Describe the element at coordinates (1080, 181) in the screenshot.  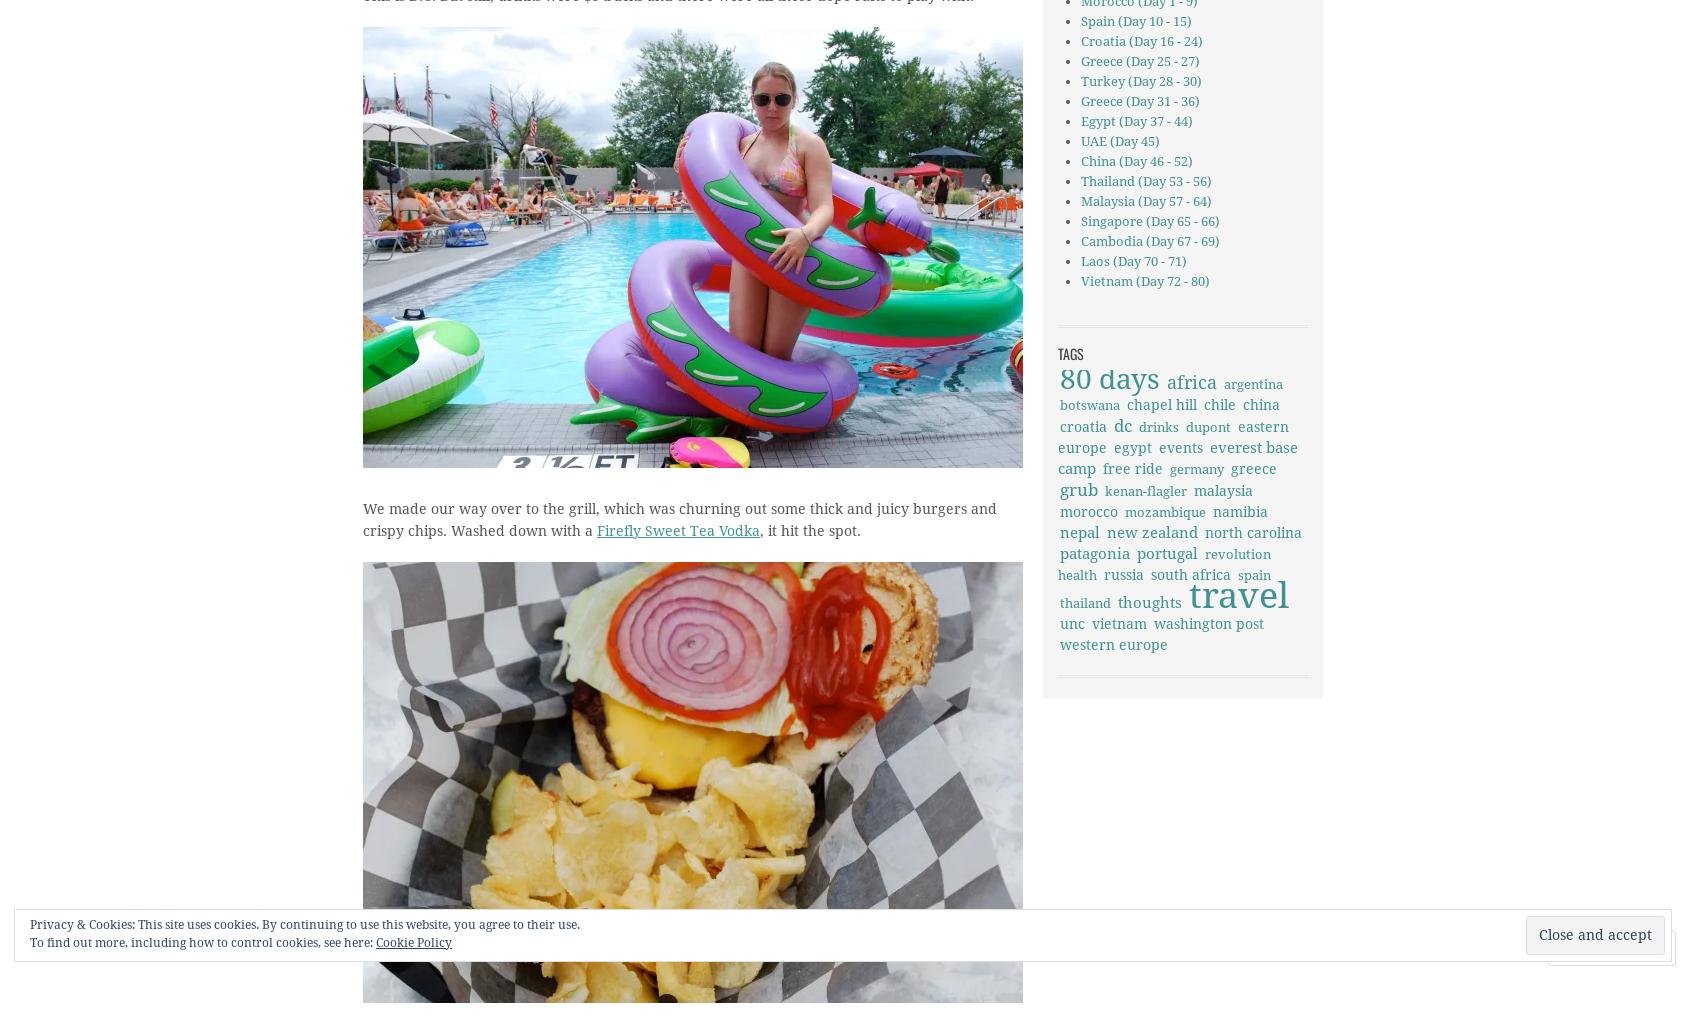
I see `'Thailand (Day 53 - 56)'` at that location.